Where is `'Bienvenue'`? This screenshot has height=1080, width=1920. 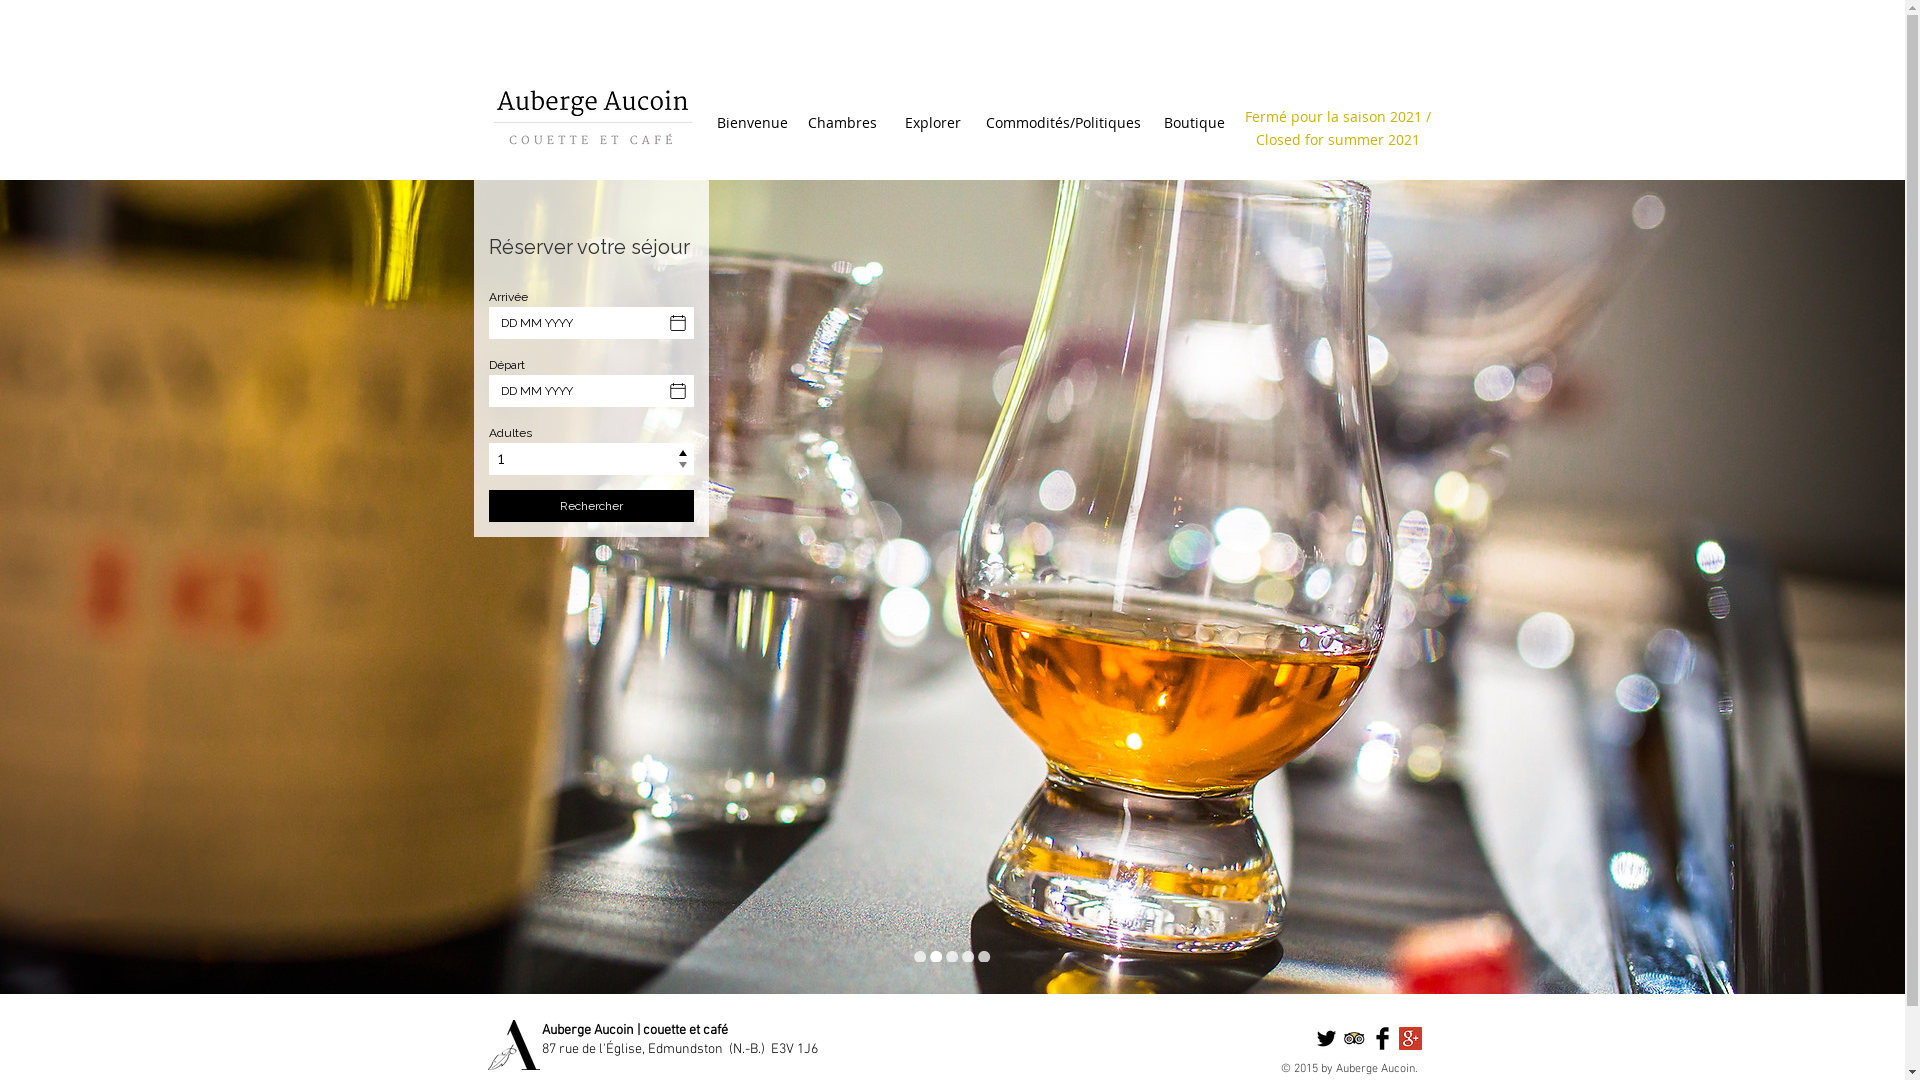
'Bienvenue' is located at coordinates (750, 123).